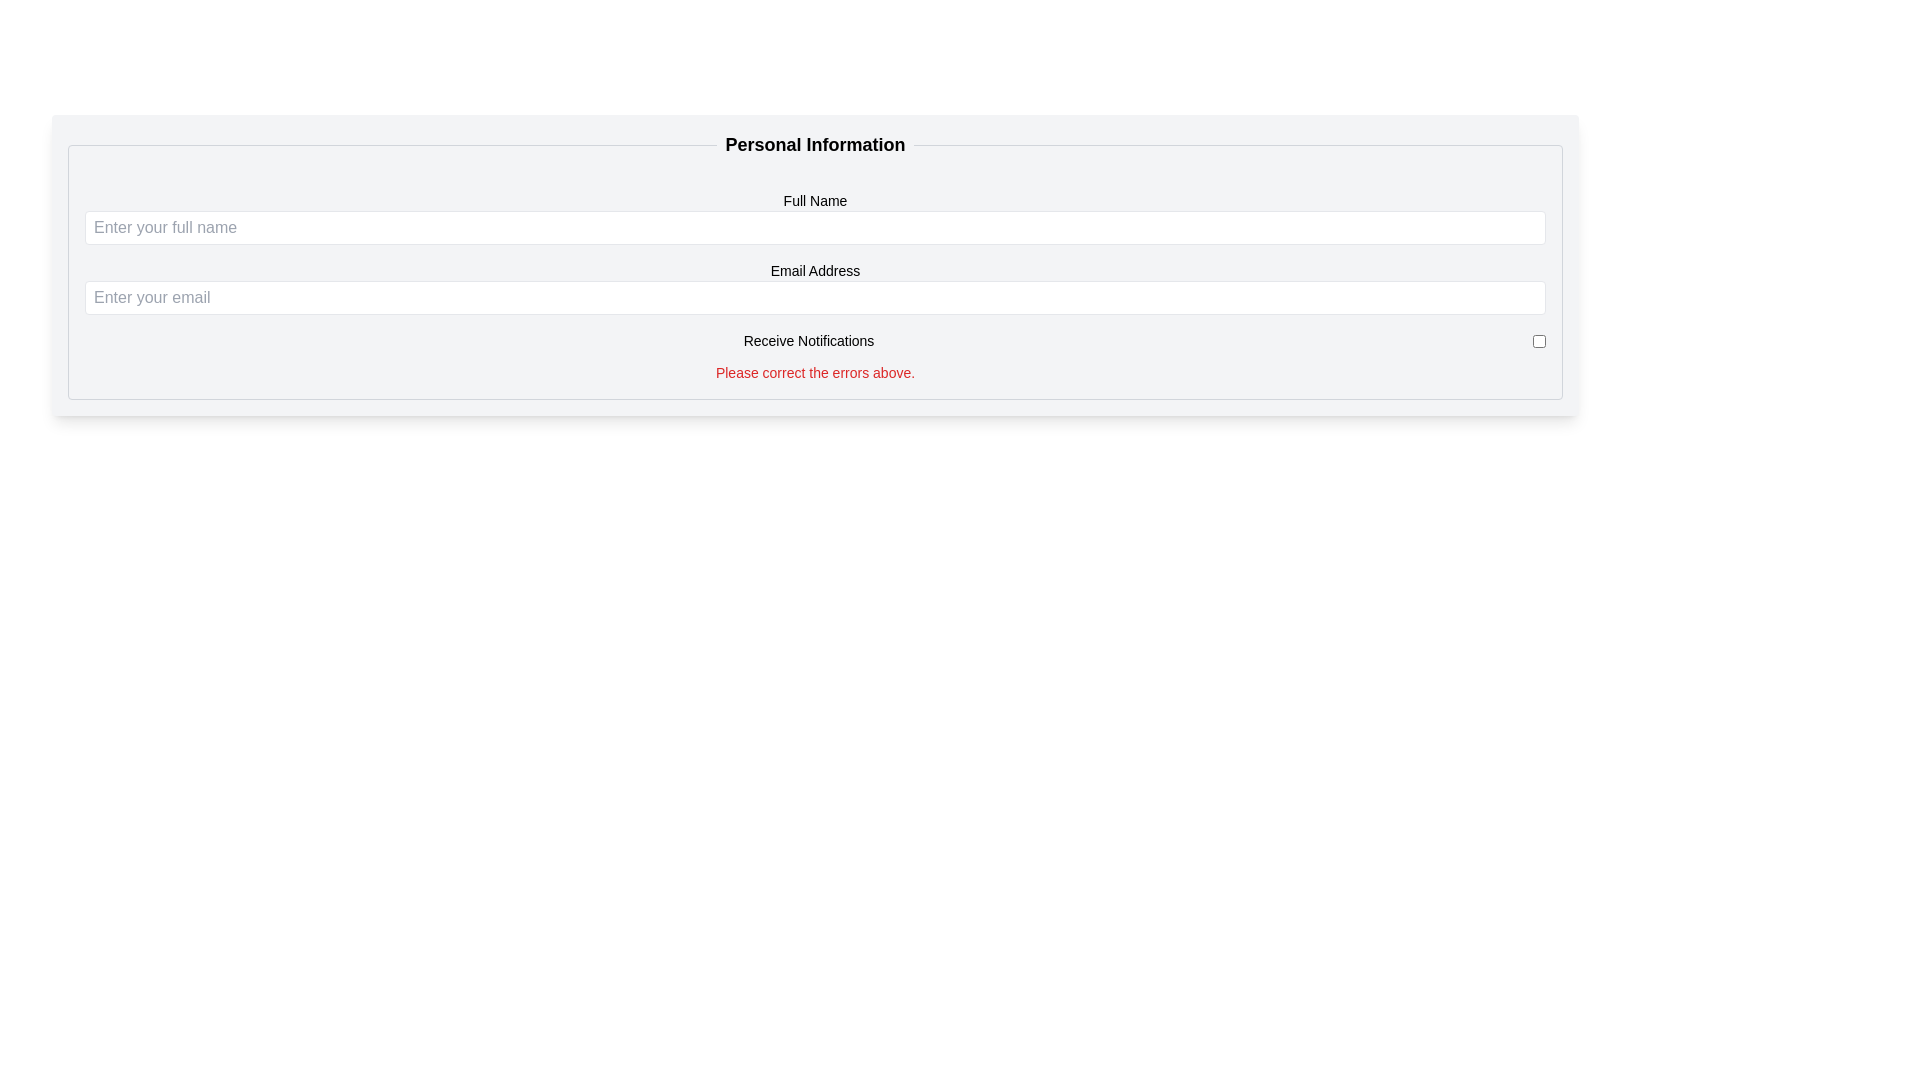 This screenshot has height=1080, width=1920. What do you see at coordinates (815, 270) in the screenshot?
I see `the 'Email Address' text label, which is styled in a smaller font and positioned above the associated email input field within the 'Personal Information' form` at bounding box center [815, 270].